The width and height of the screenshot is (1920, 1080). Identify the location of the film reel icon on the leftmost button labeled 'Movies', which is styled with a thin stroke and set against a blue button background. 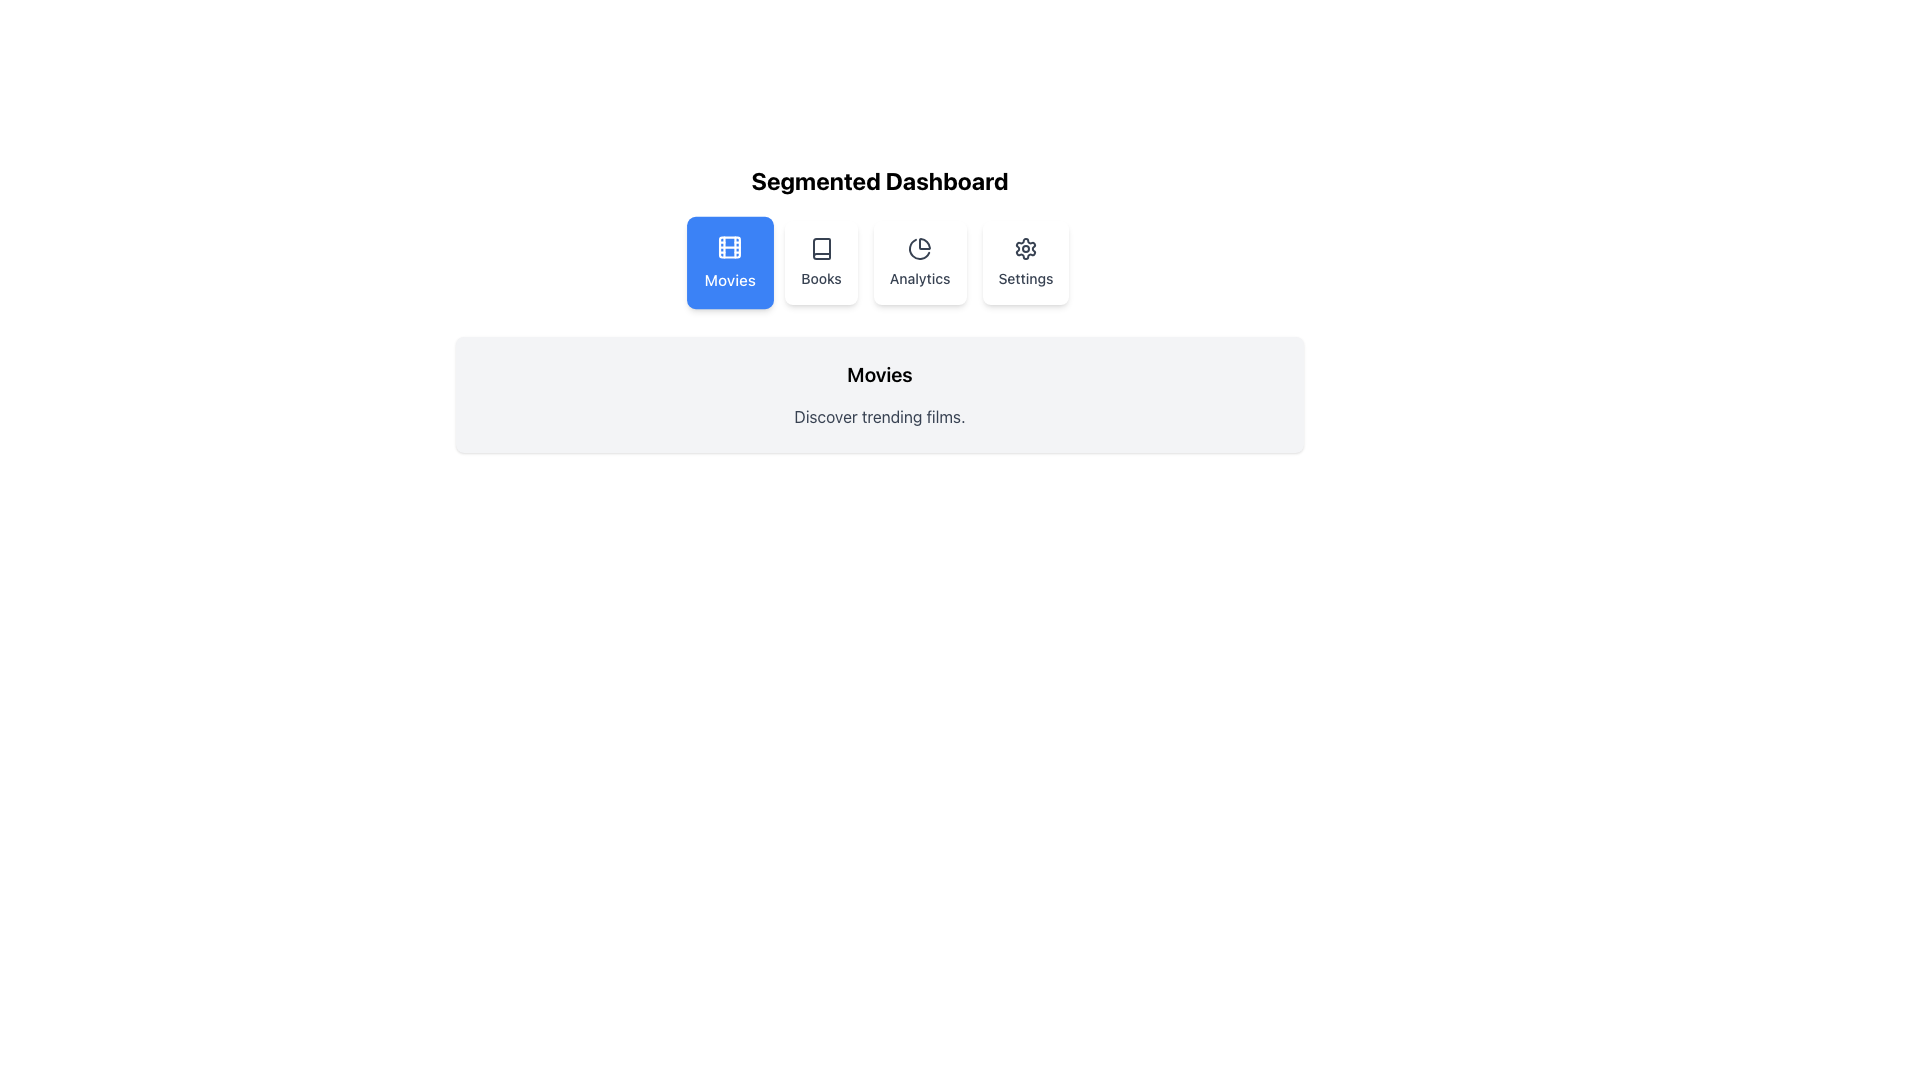
(728, 246).